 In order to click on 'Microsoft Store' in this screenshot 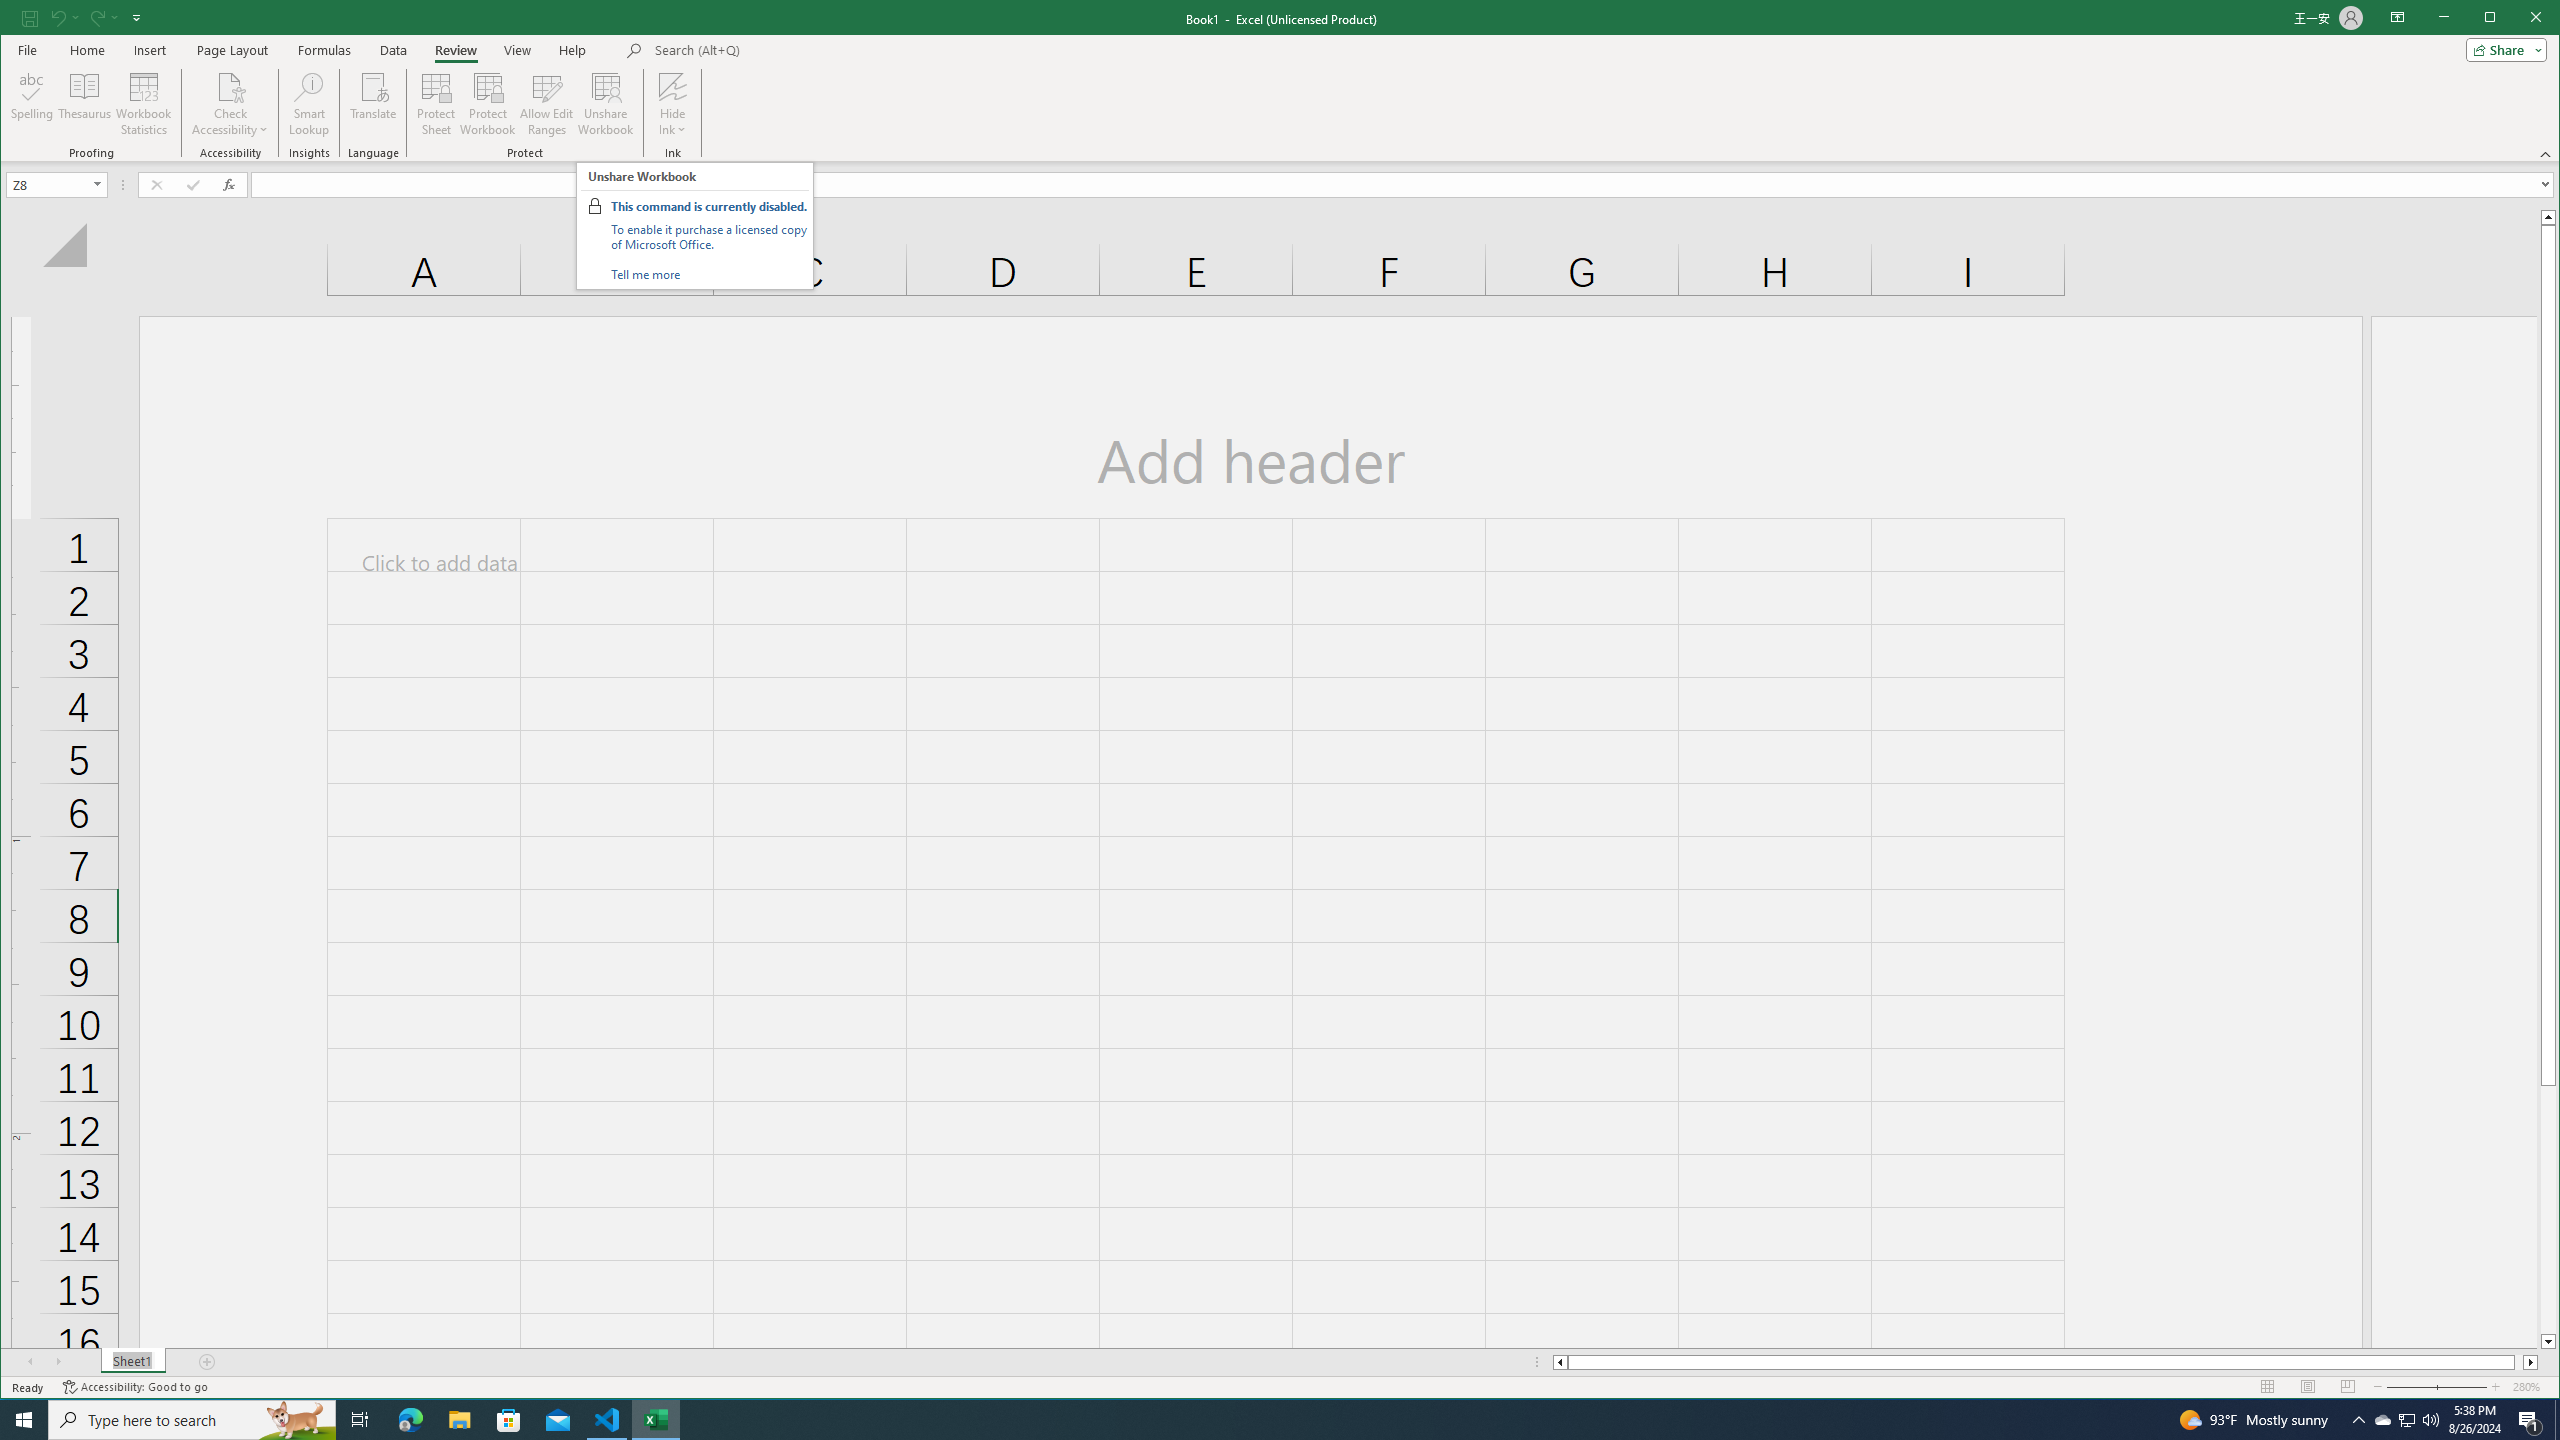, I will do `click(509, 1418)`.